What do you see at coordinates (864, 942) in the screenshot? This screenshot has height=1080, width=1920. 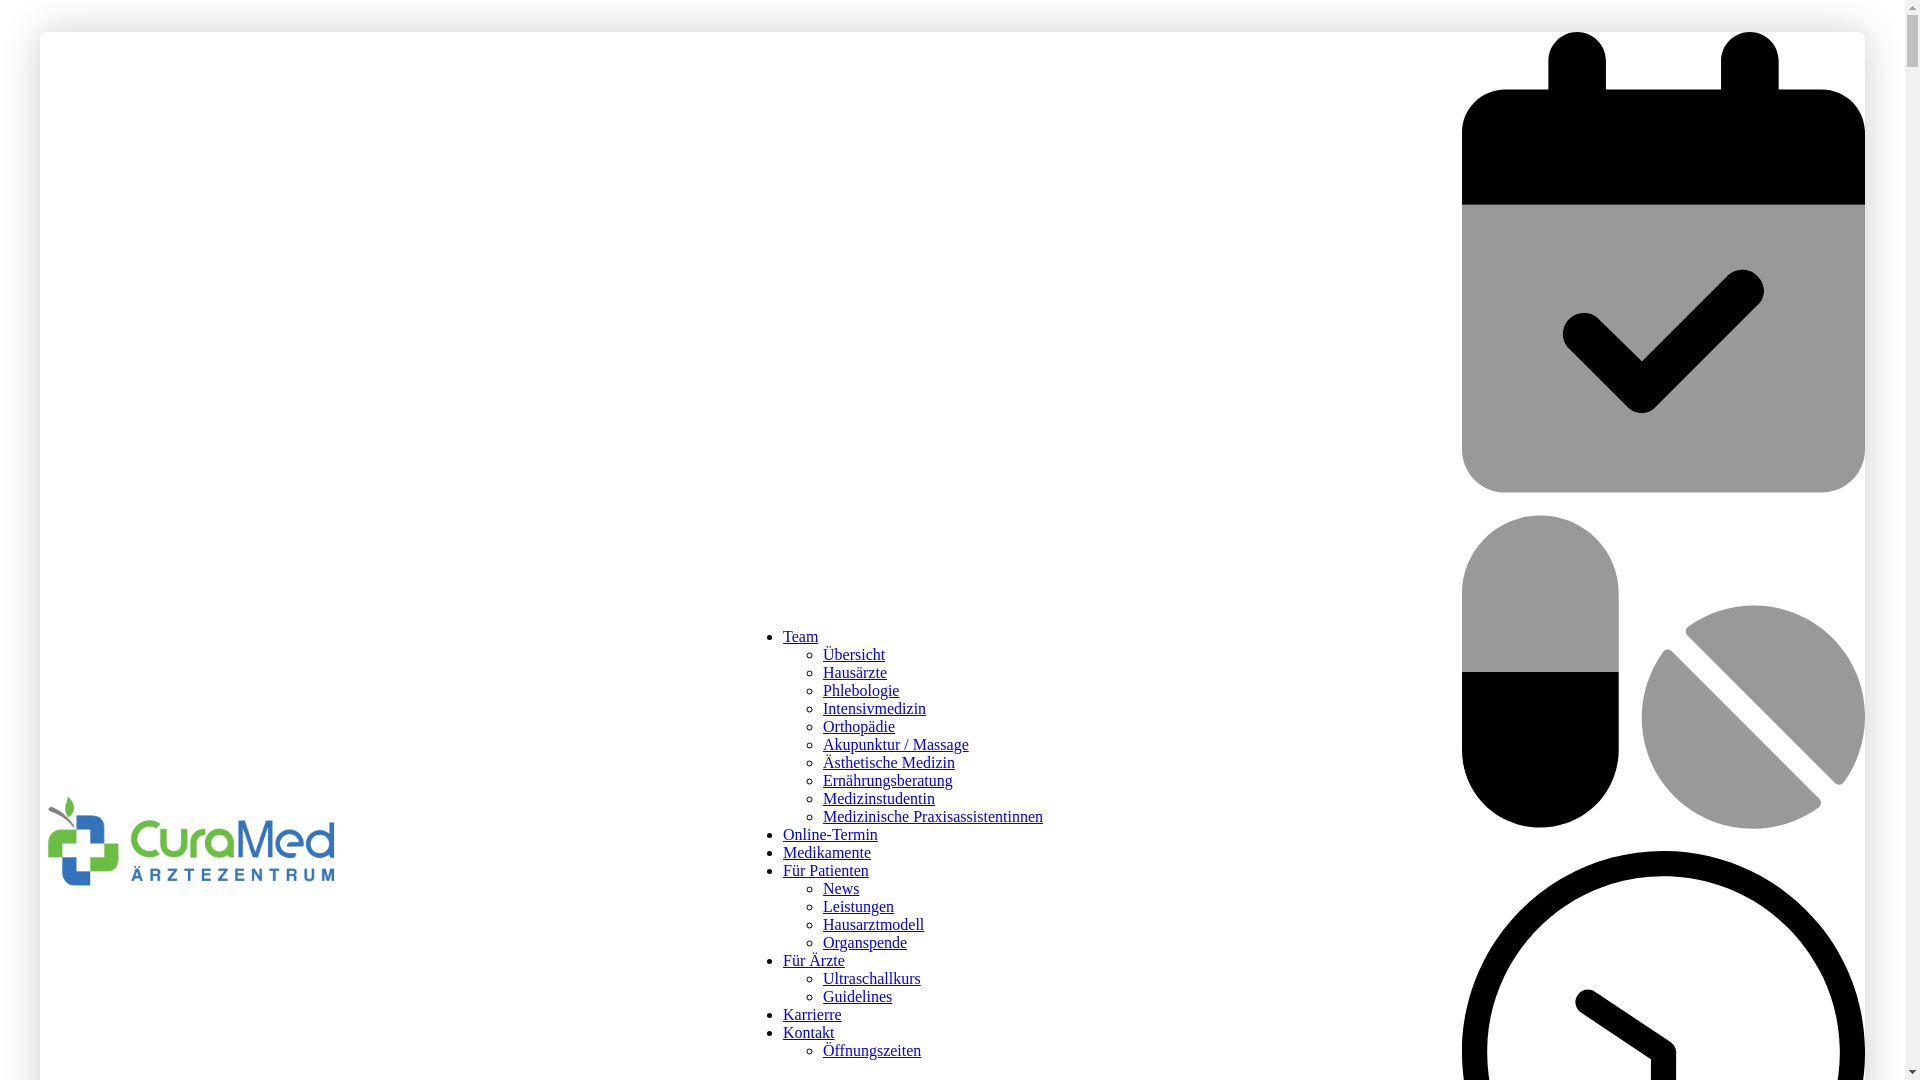 I see `'Organspende'` at bounding box center [864, 942].